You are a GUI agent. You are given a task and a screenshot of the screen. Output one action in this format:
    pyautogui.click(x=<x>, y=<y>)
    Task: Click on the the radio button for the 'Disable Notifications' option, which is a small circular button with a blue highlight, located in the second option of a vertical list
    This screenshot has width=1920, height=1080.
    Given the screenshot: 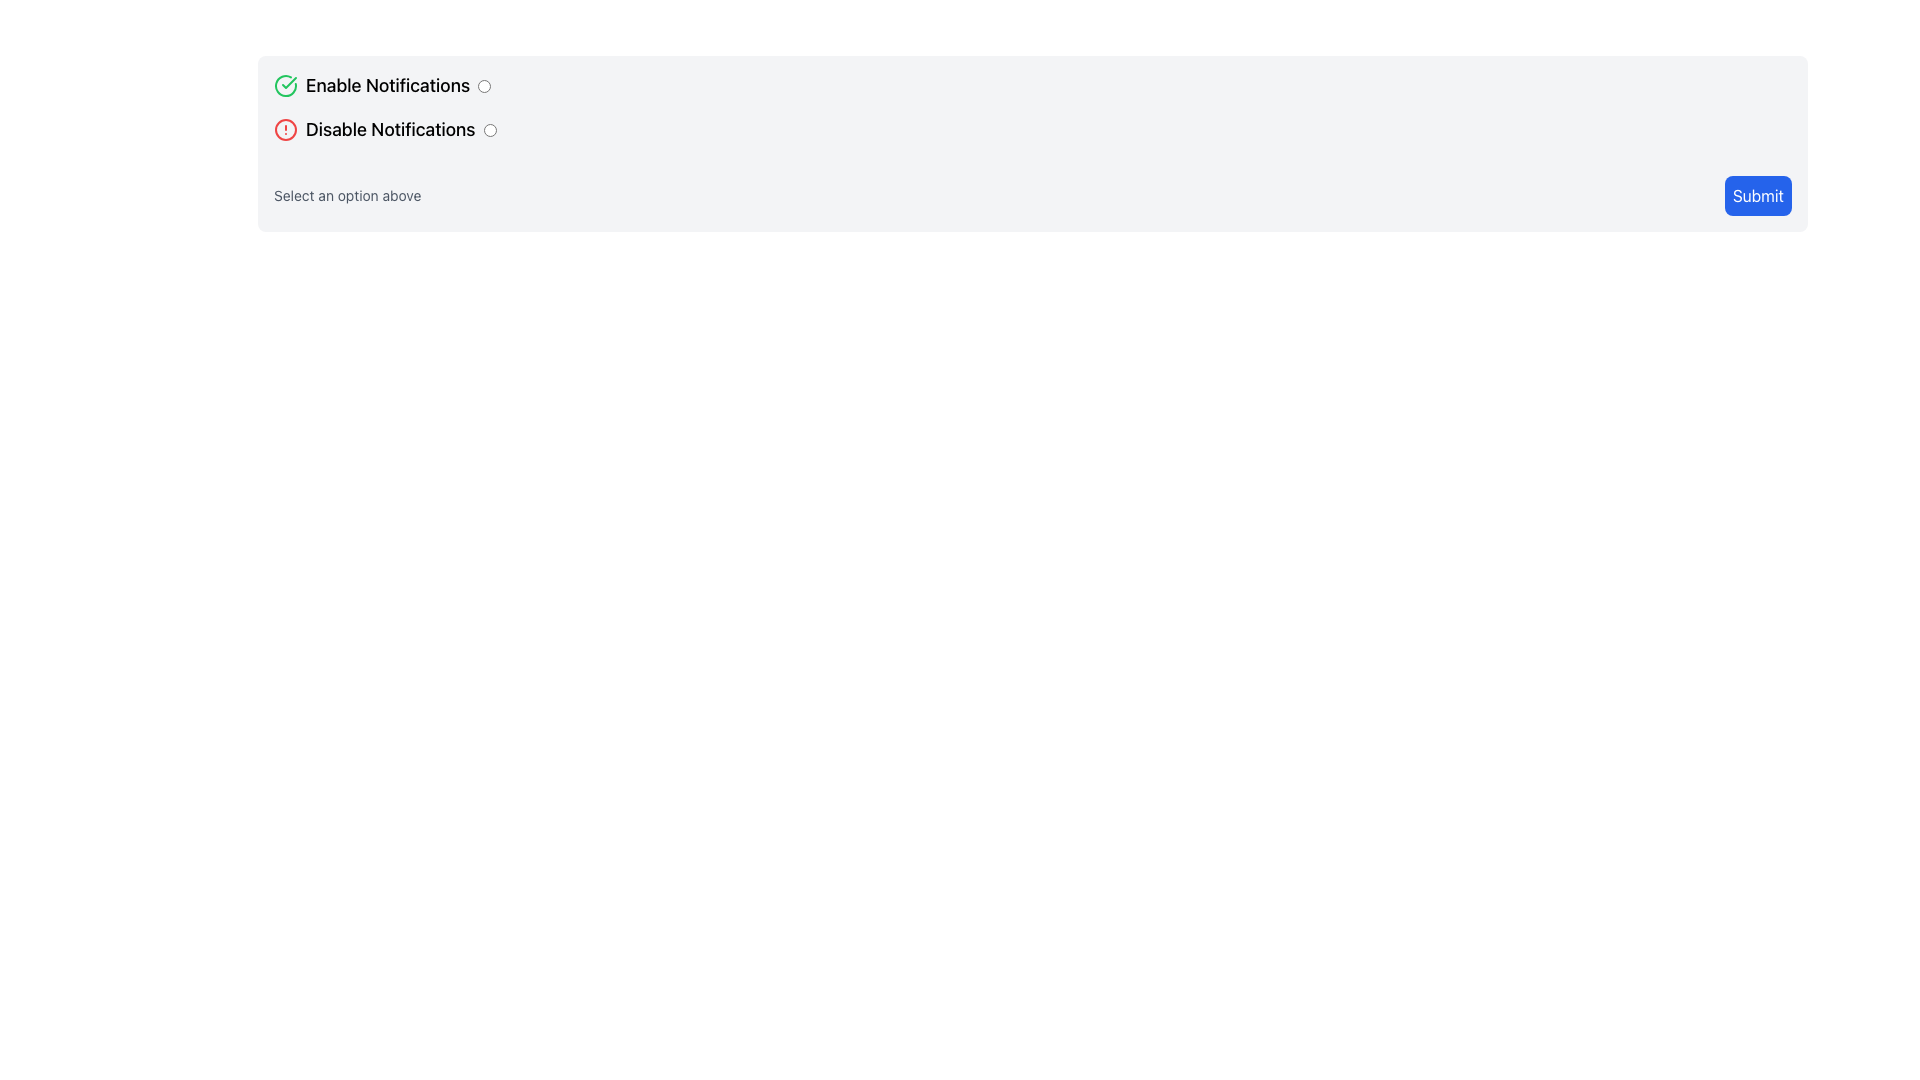 What is the action you would take?
    pyautogui.click(x=489, y=130)
    